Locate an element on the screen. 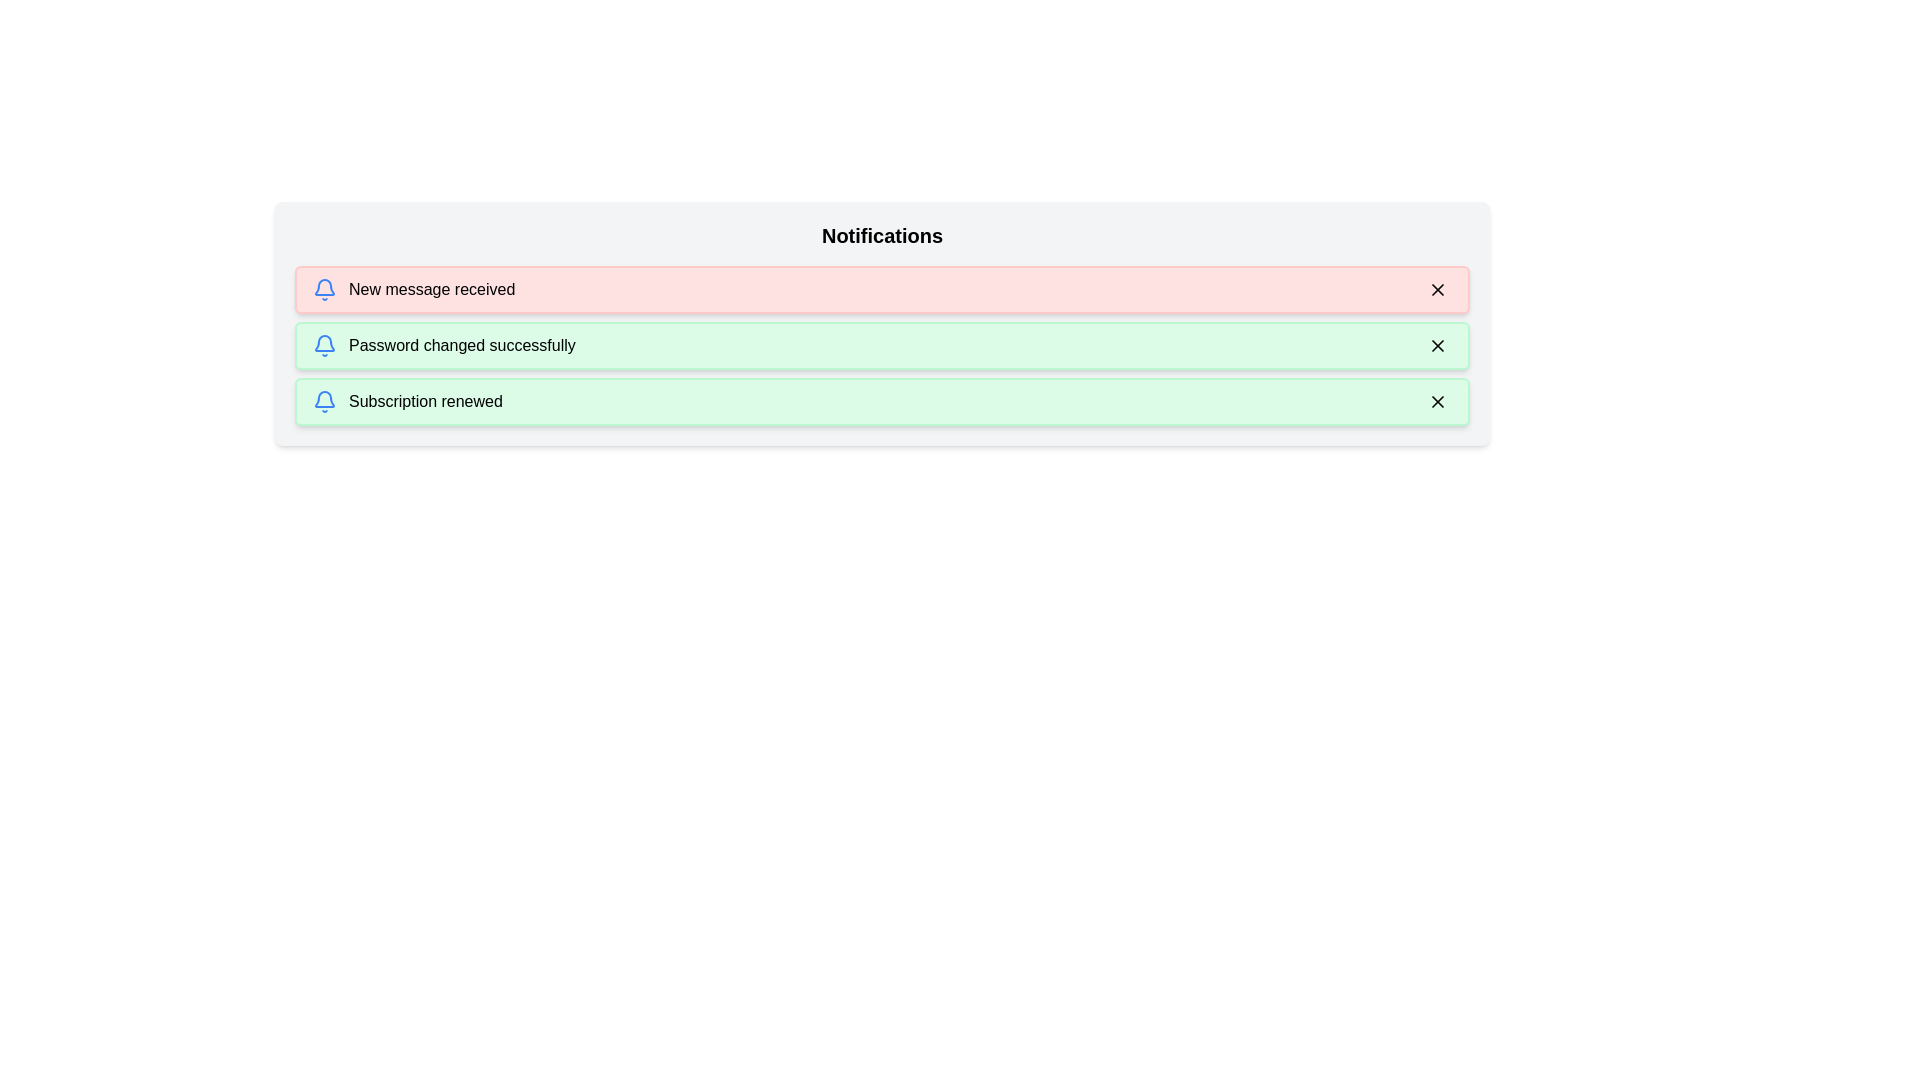 This screenshot has height=1080, width=1920. the close icon (X) in the topmost notification banner with red background indicating 'New message received' is located at coordinates (1437, 289).